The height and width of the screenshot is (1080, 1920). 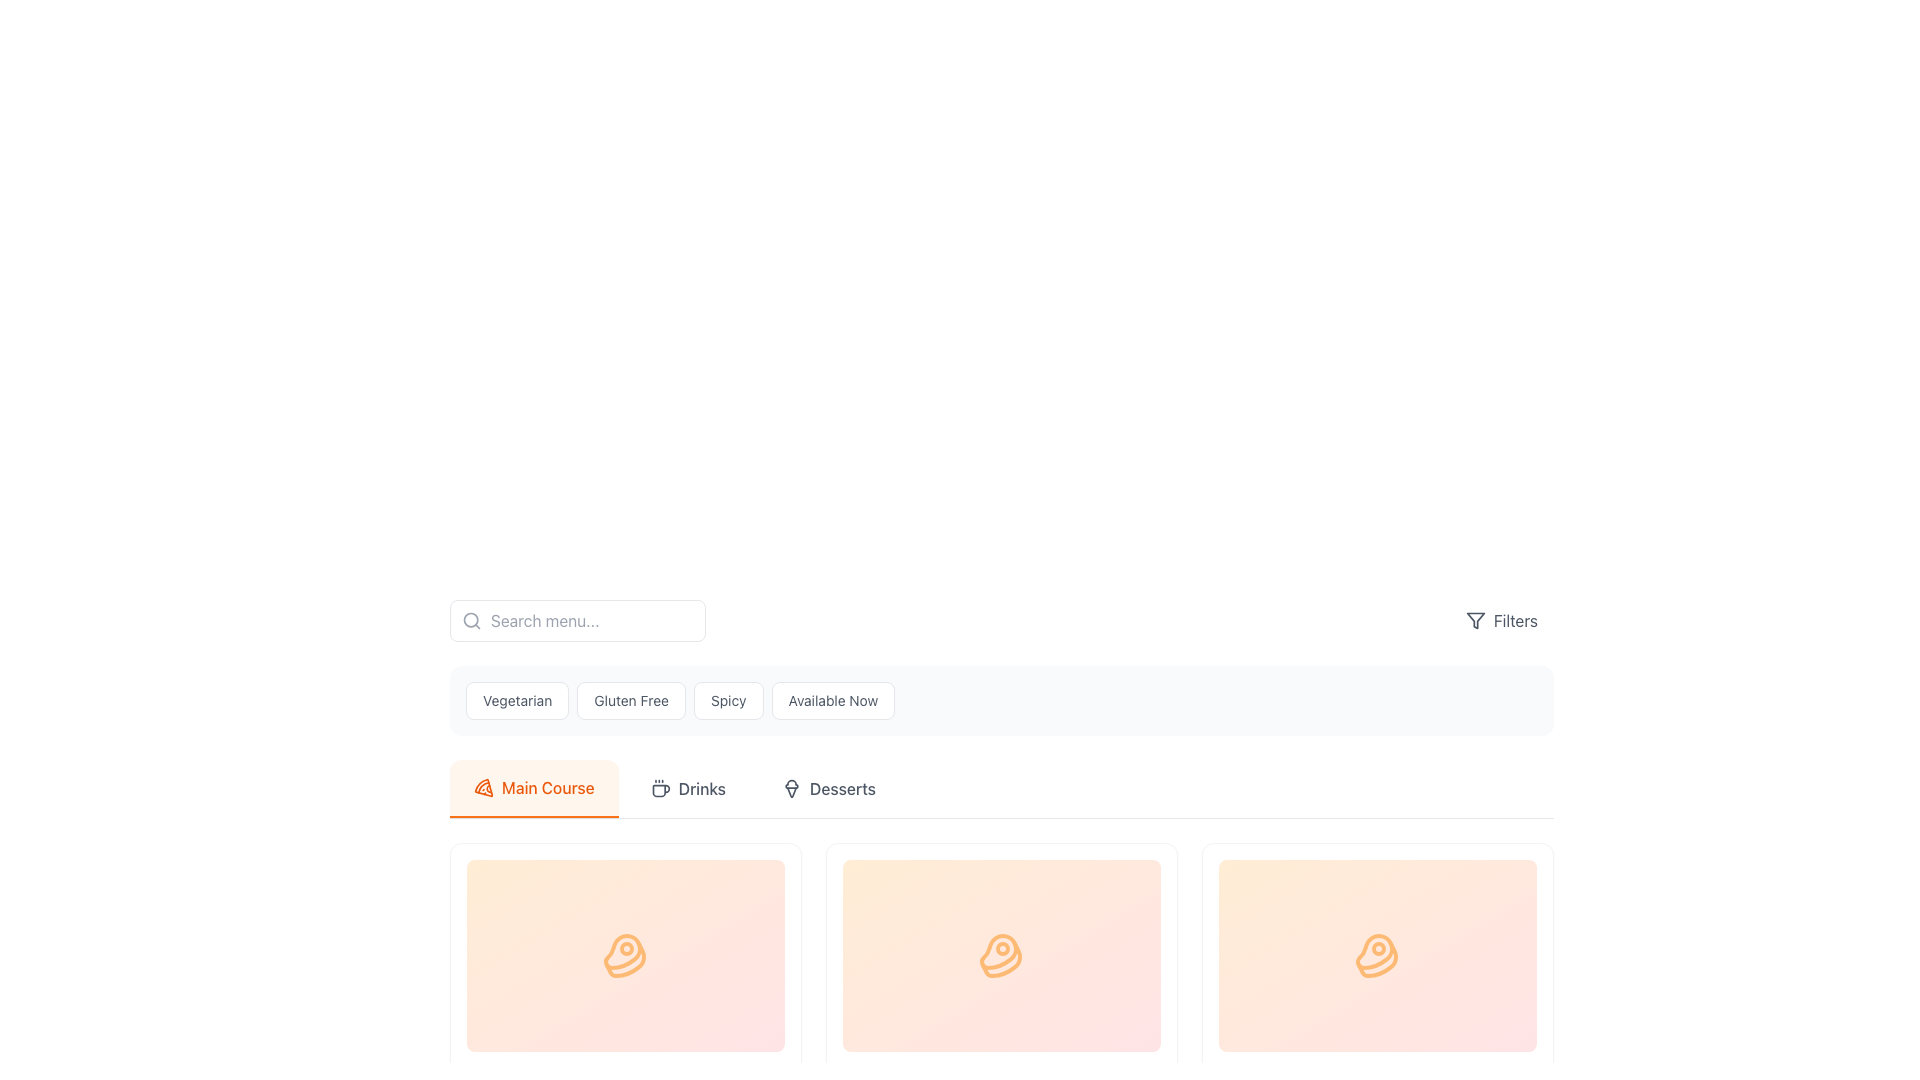 I want to click on the rectangular button labeled 'Available Now' with a white background and gray text, located at the rightmost position among four similar buttons in the category filters group beneath the search bar, so click(x=833, y=700).